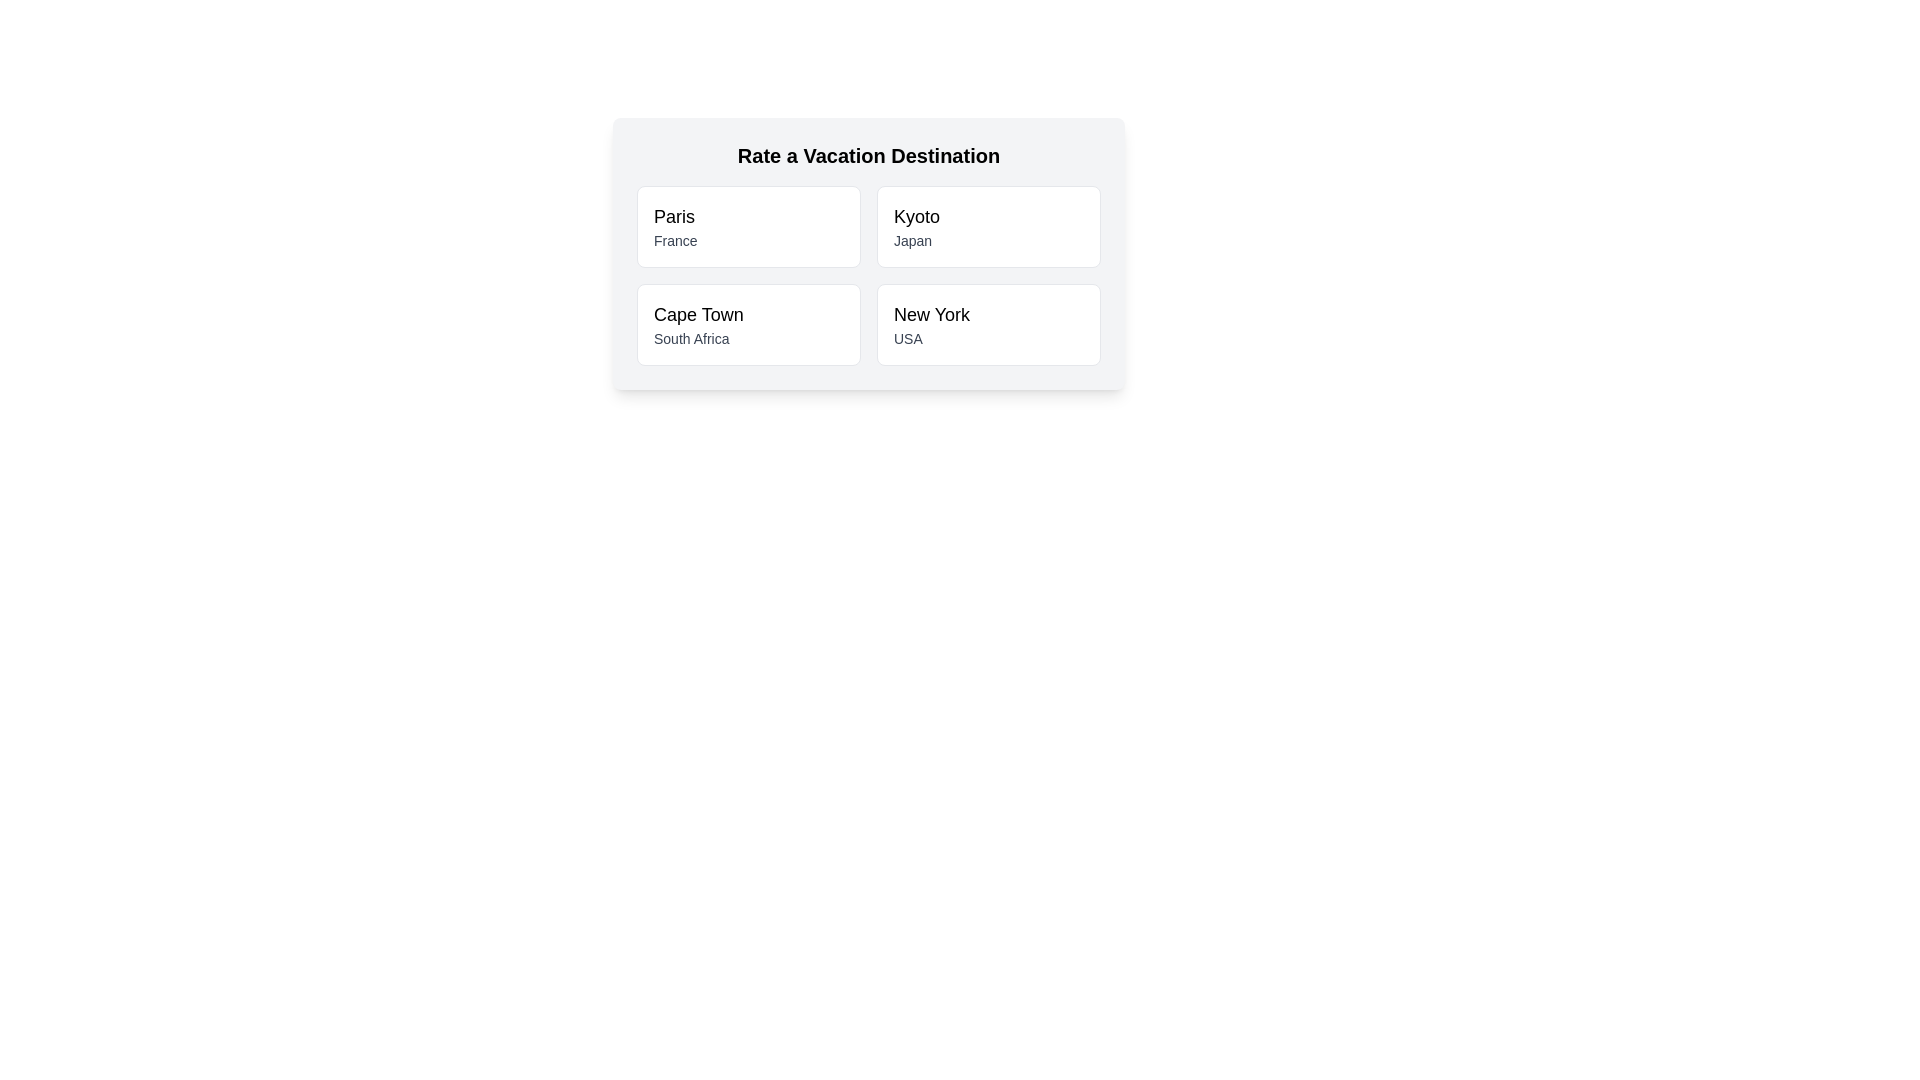  What do you see at coordinates (988, 226) in the screenshot?
I see `the 'Kyoto' card, which is a rectangular card with a white background and bordered in light gray, containing 'Kyoto' in bold and 'Japan' below it` at bounding box center [988, 226].